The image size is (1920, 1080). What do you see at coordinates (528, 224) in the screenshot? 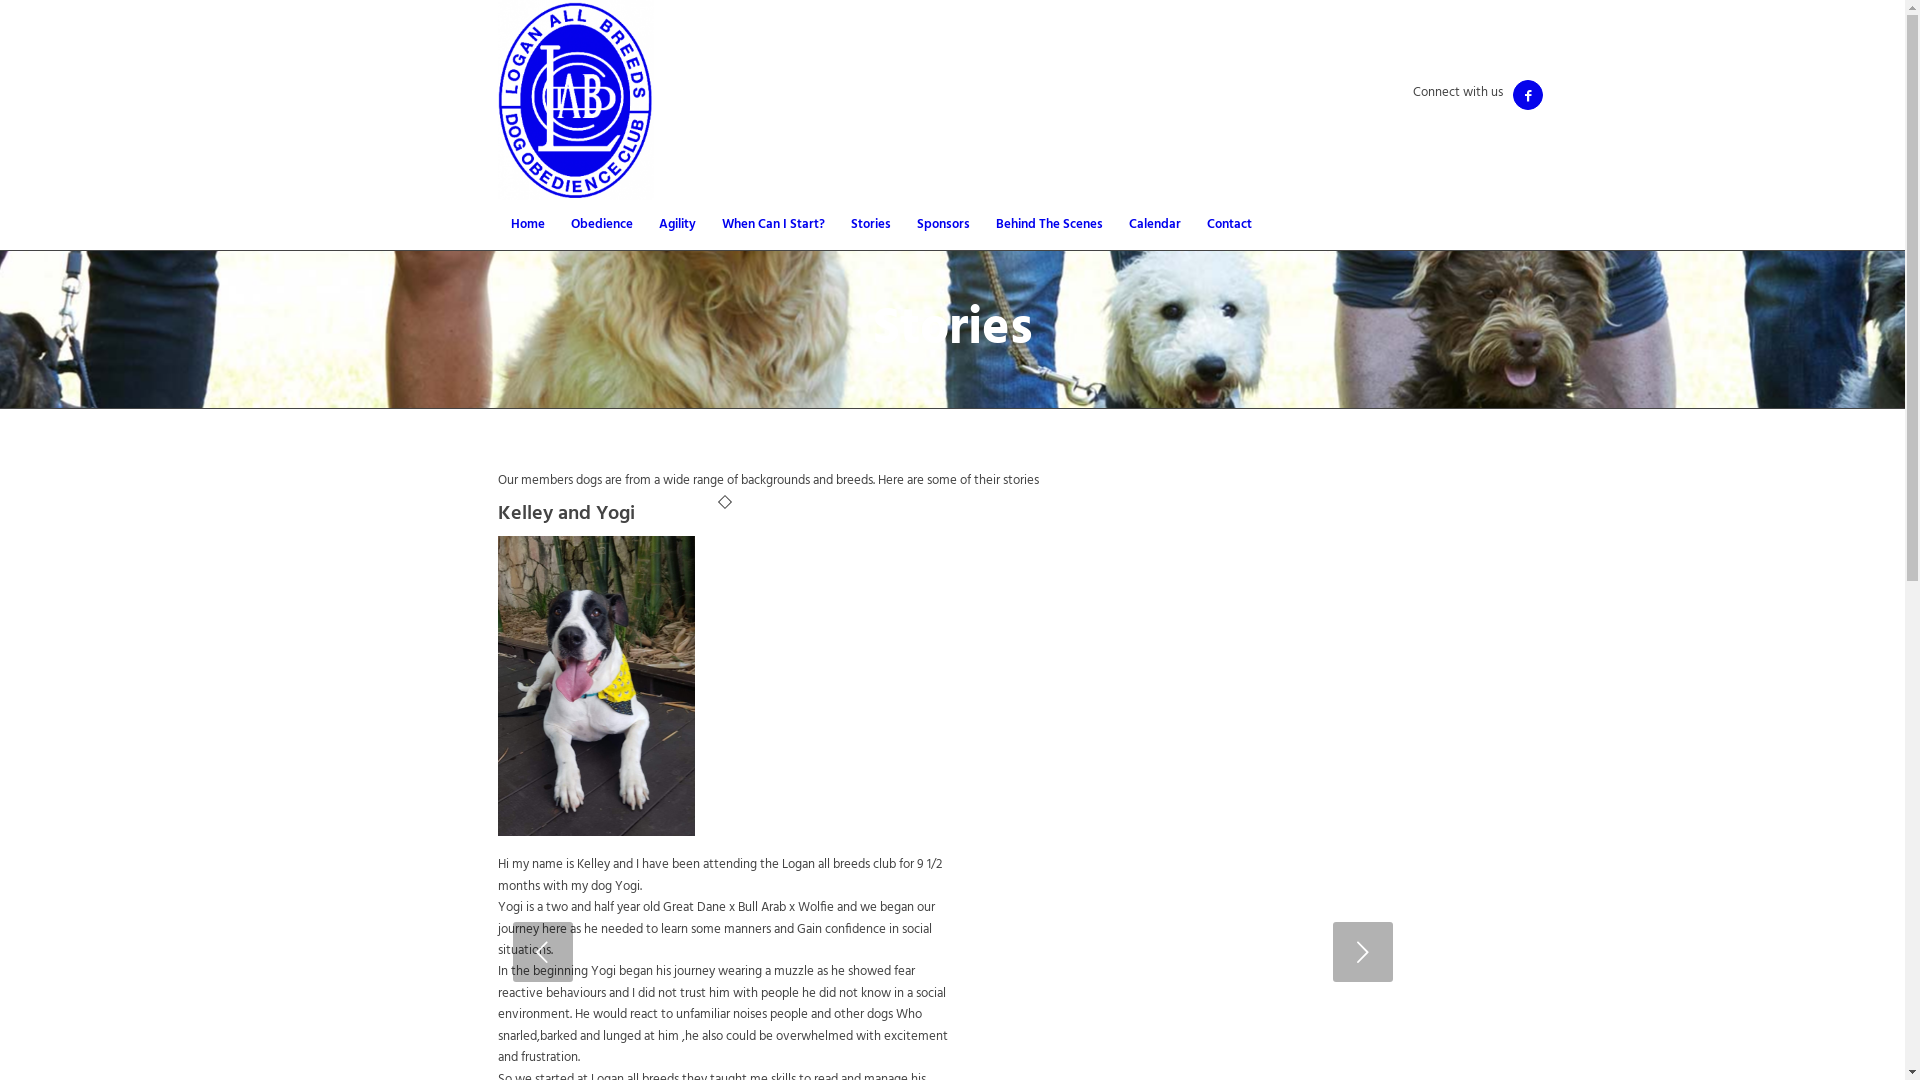
I see `'Home'` at bounding box center [528, 224].